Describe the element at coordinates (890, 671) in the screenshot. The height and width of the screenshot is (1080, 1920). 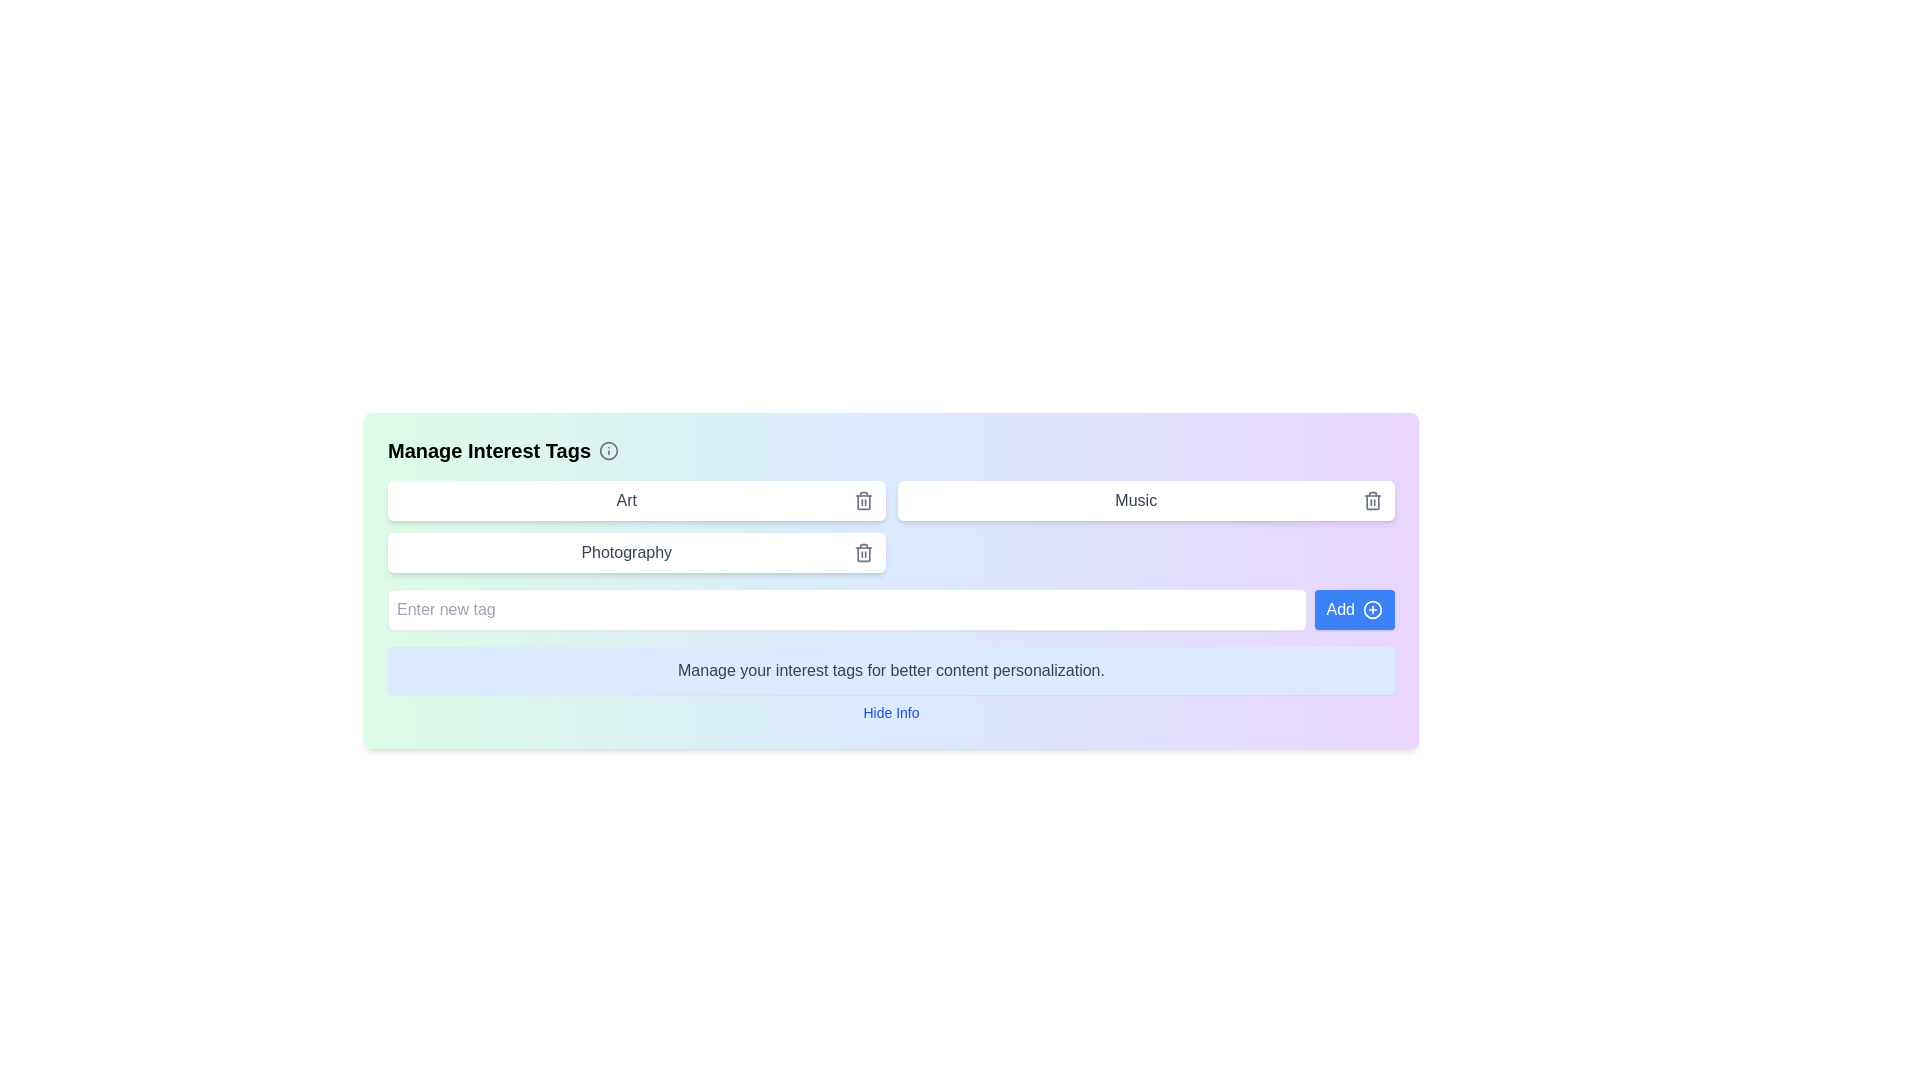
I see `the informational text label that explains the purpose of the interest tags feature, located above the 'Hide Info' link and below the input field for adding new tags` at that location.